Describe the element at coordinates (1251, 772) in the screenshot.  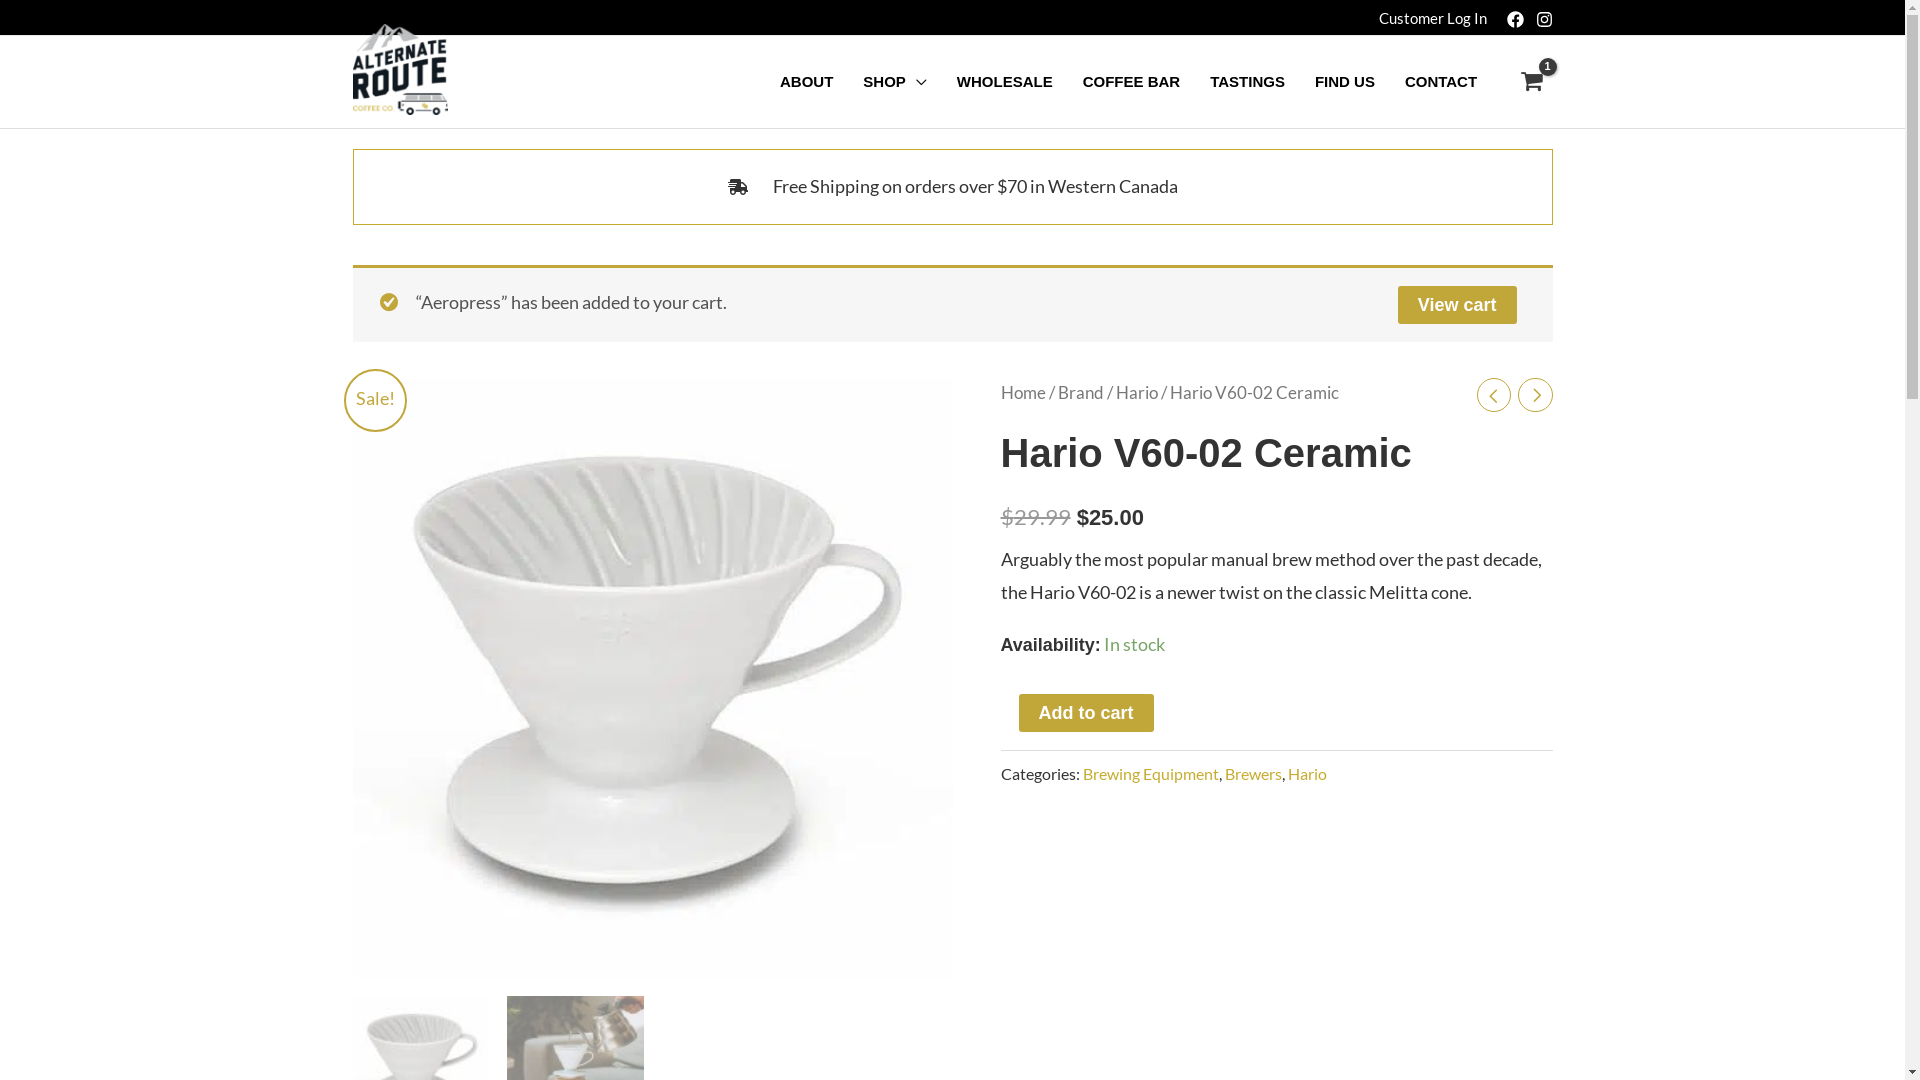
I see `'Brewers'` at that location.